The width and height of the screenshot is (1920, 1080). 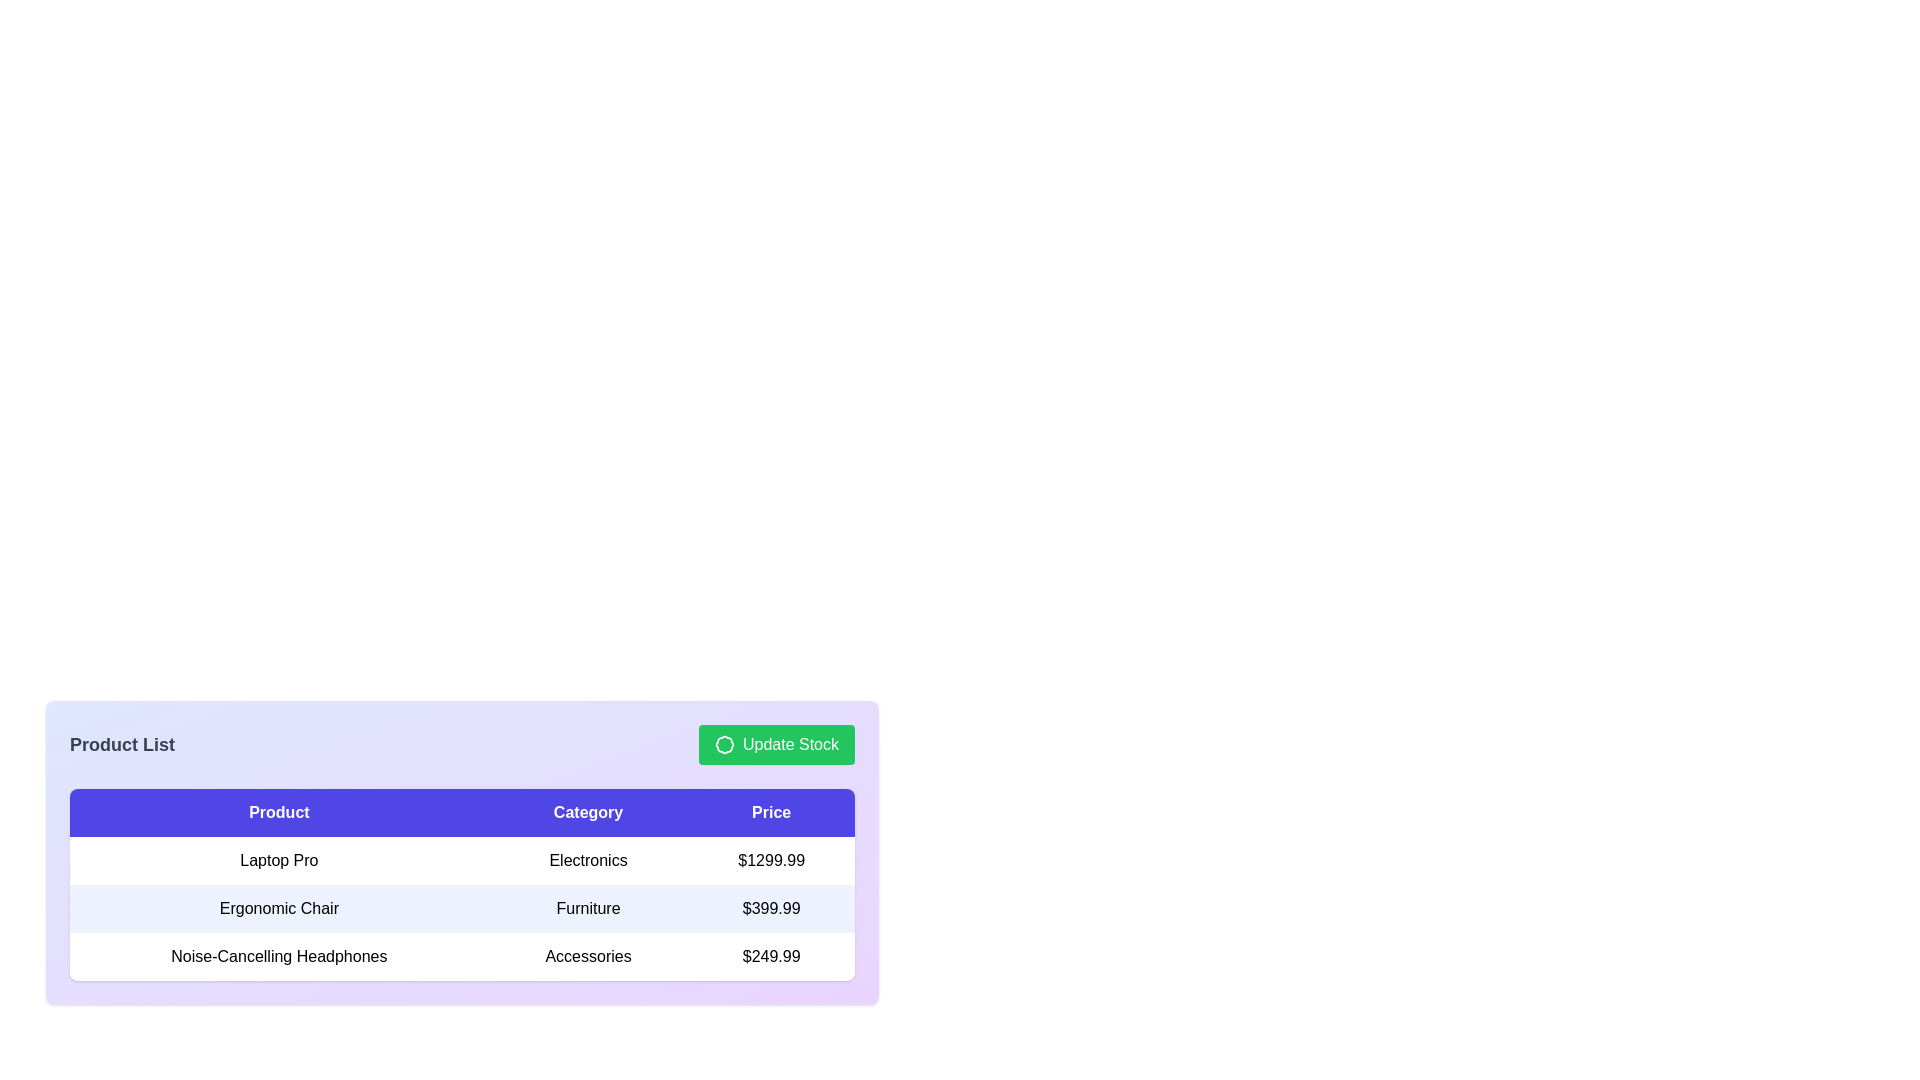 What do you see at coordinates (587, 909) in the screenshot?
I see `the 'Category' label in the table that indicates the type of product, specifically the label associated with 'Ergonomic Chair' and '$399.99'` at bounding box center [587, 909].